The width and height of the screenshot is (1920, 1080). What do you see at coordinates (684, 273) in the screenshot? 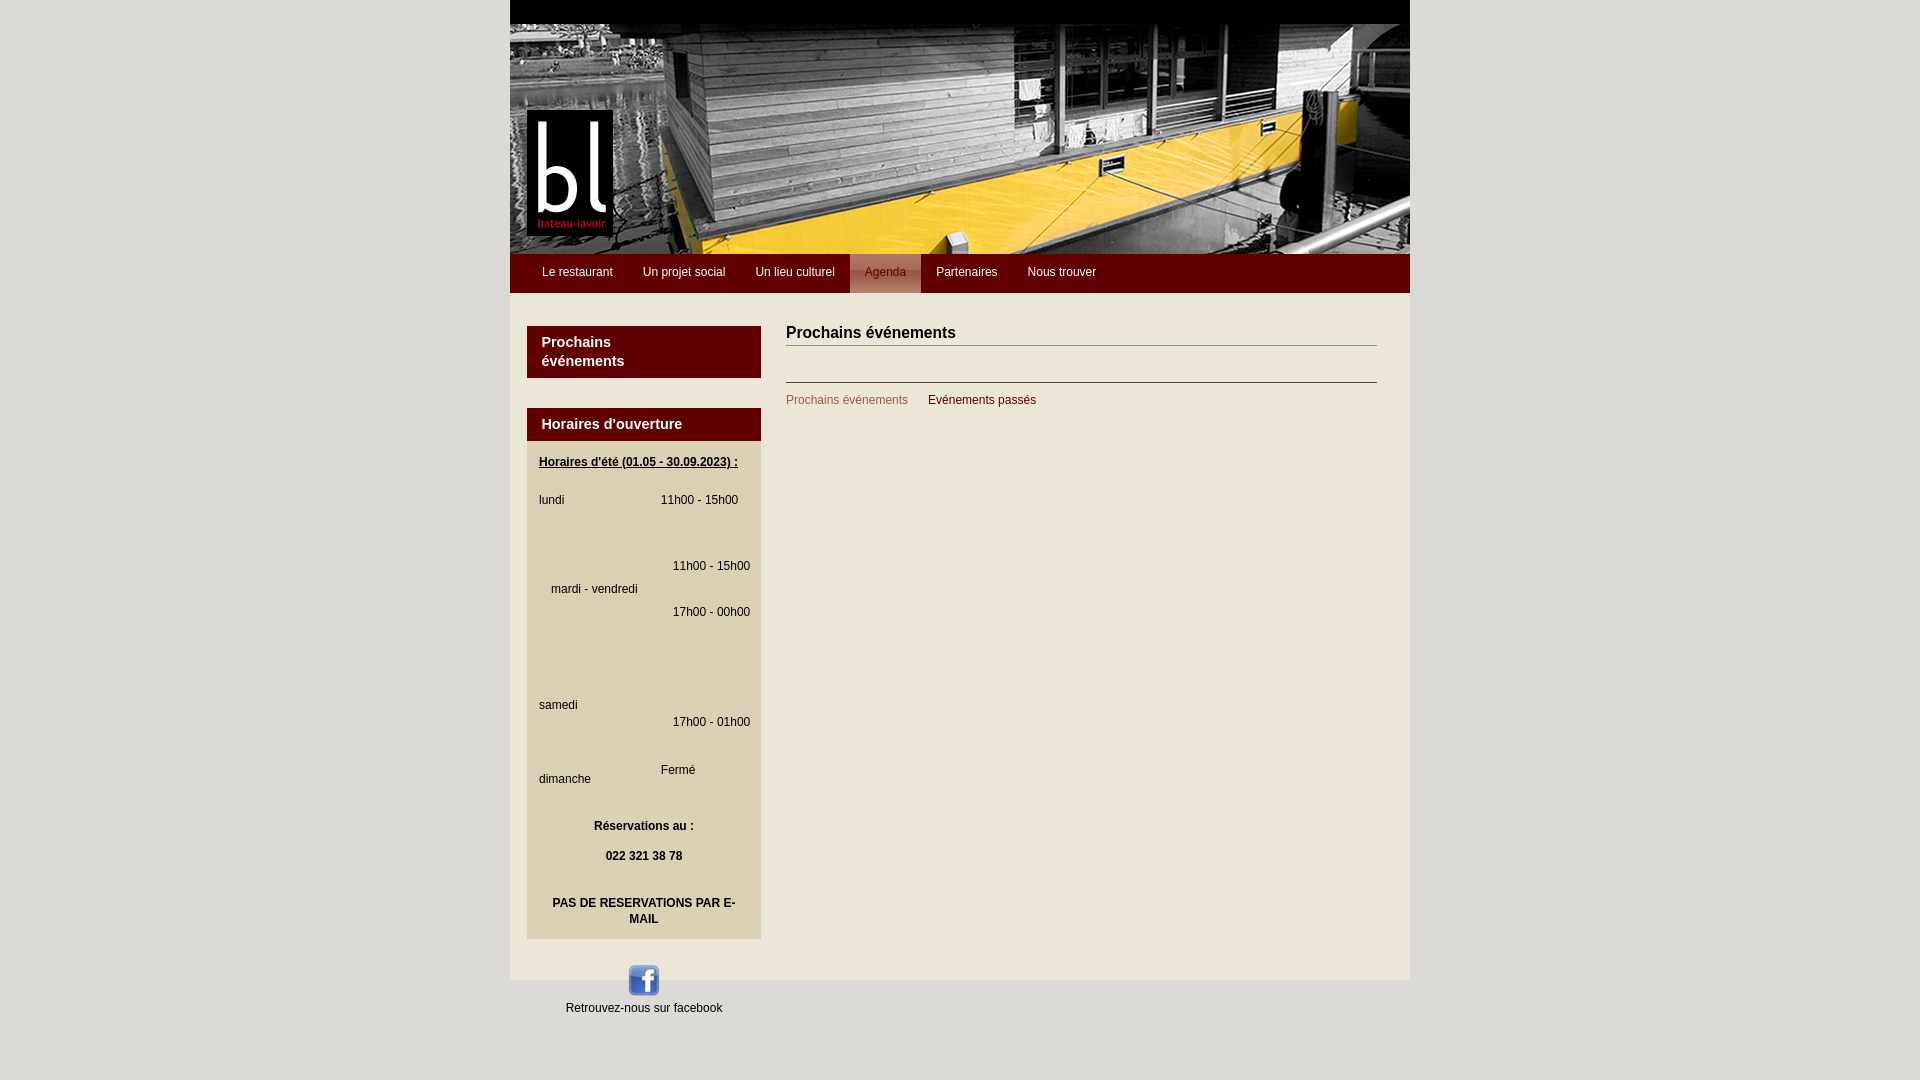
I see `'Un projet social'` at bounding box center [684, 273].